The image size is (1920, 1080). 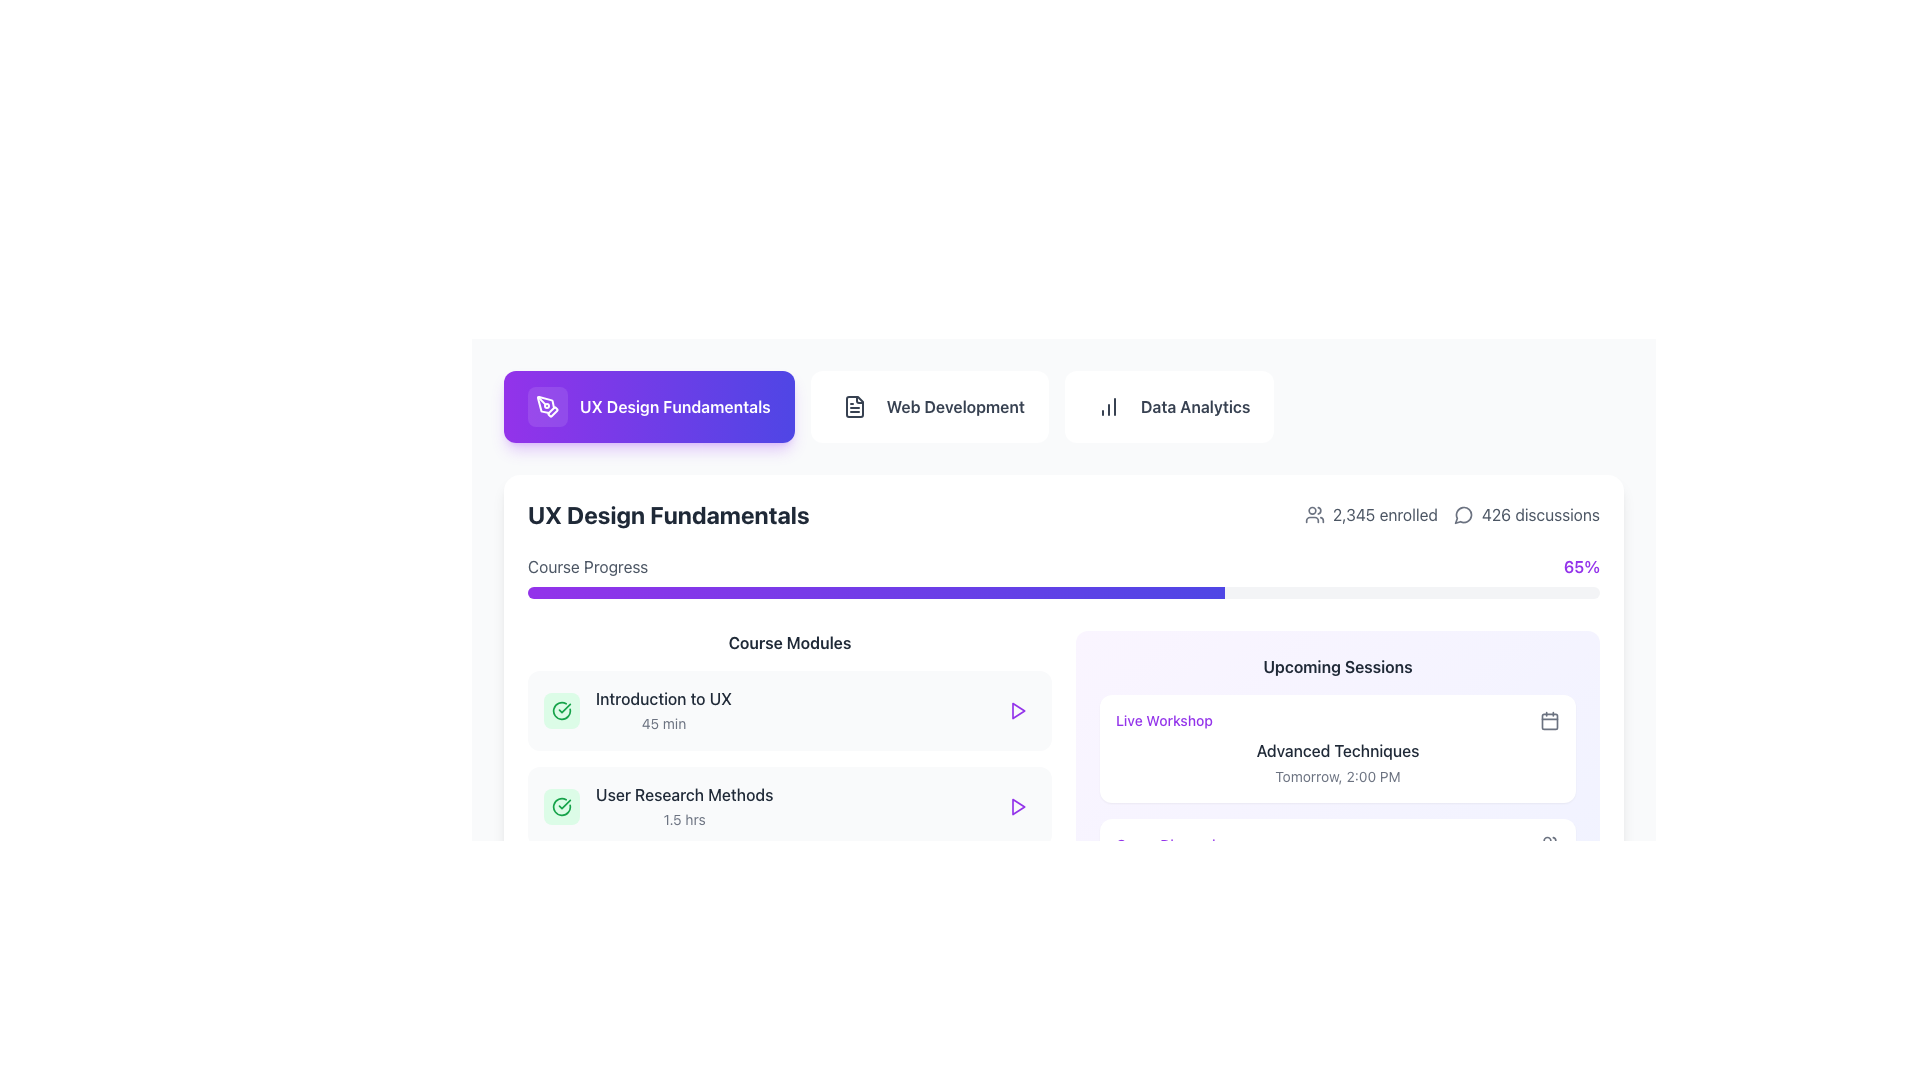 What do you see at coordinates (928, 406) in the screenshot?
I see `the 'Web Development' button, which is a rounded rectangular button with a white background and dark gray text, located between the 'UX Design Fundamentals' and 'Data Analytics' buttons` at bounding box center [928, 406].